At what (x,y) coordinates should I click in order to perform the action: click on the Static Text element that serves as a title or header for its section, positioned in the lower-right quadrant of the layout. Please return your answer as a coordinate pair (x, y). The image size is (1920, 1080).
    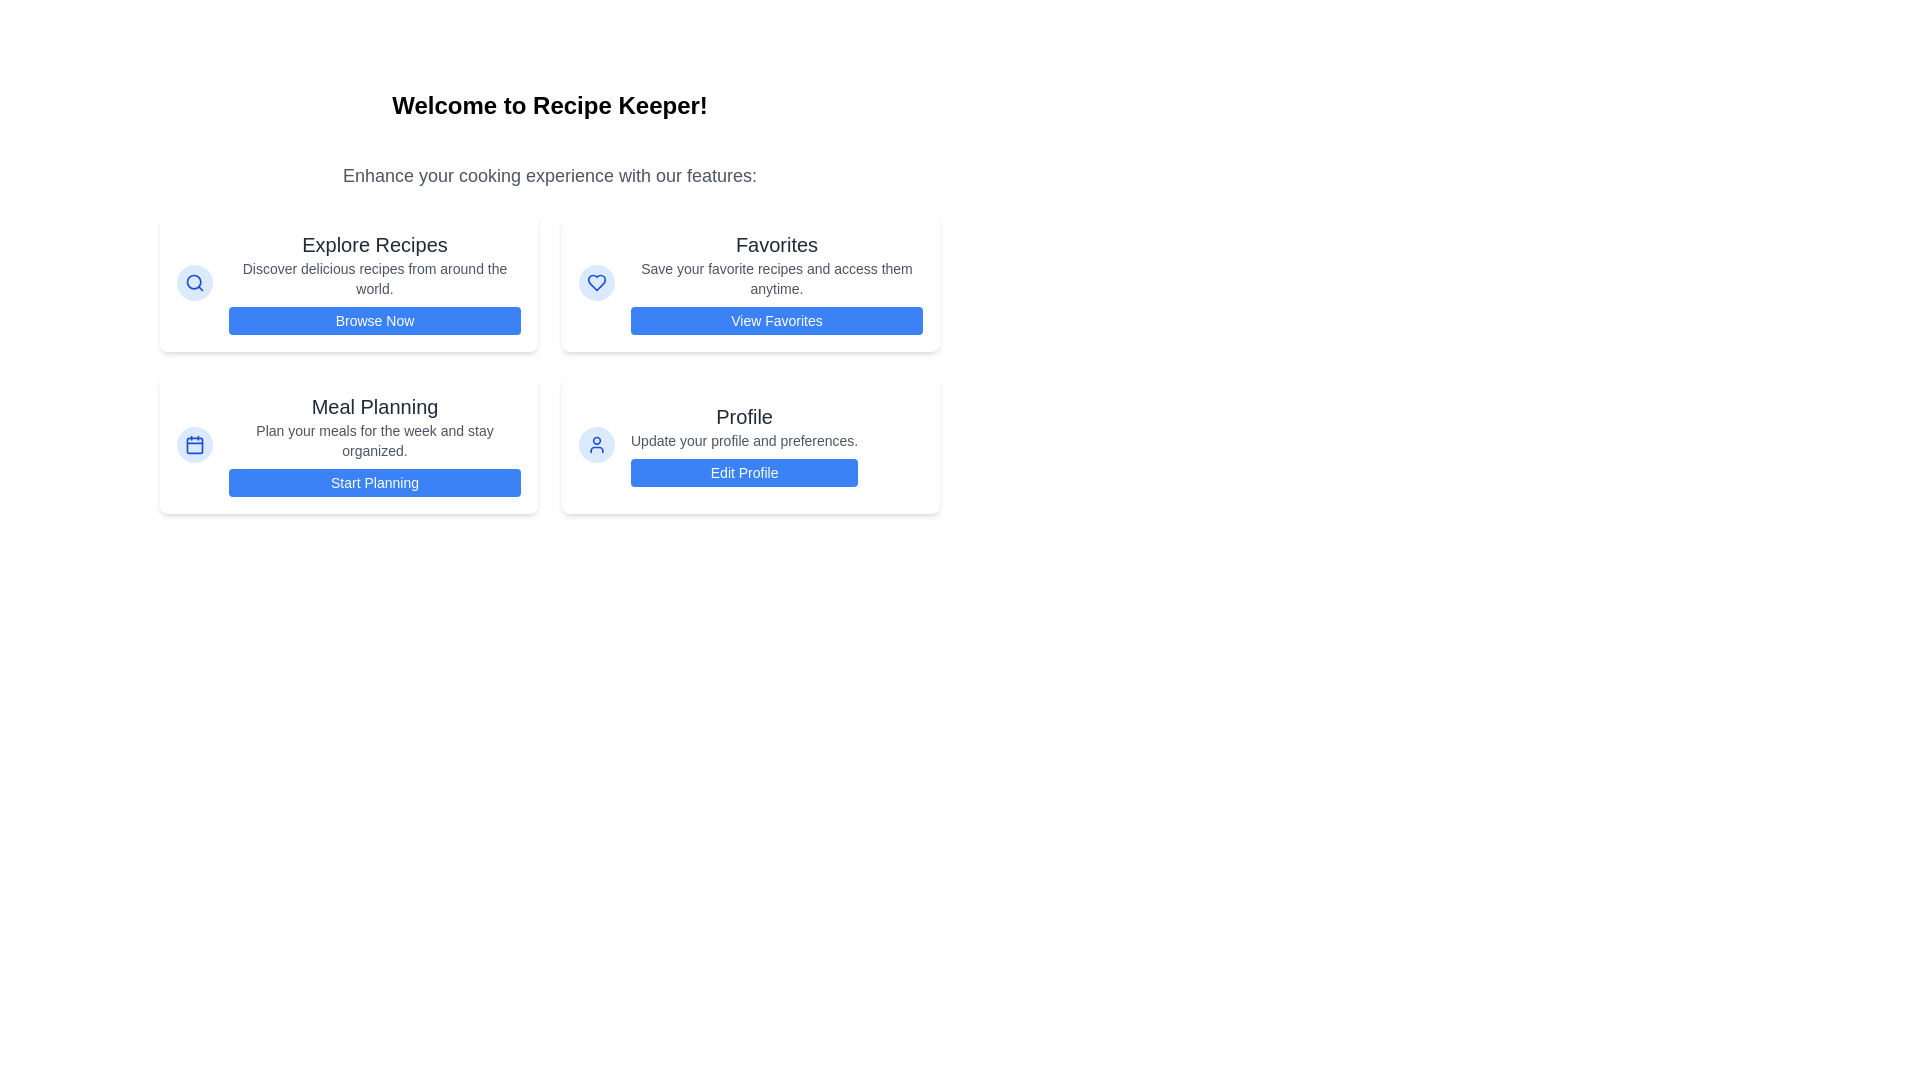
    Looking at the image, I should click on (743, 415).